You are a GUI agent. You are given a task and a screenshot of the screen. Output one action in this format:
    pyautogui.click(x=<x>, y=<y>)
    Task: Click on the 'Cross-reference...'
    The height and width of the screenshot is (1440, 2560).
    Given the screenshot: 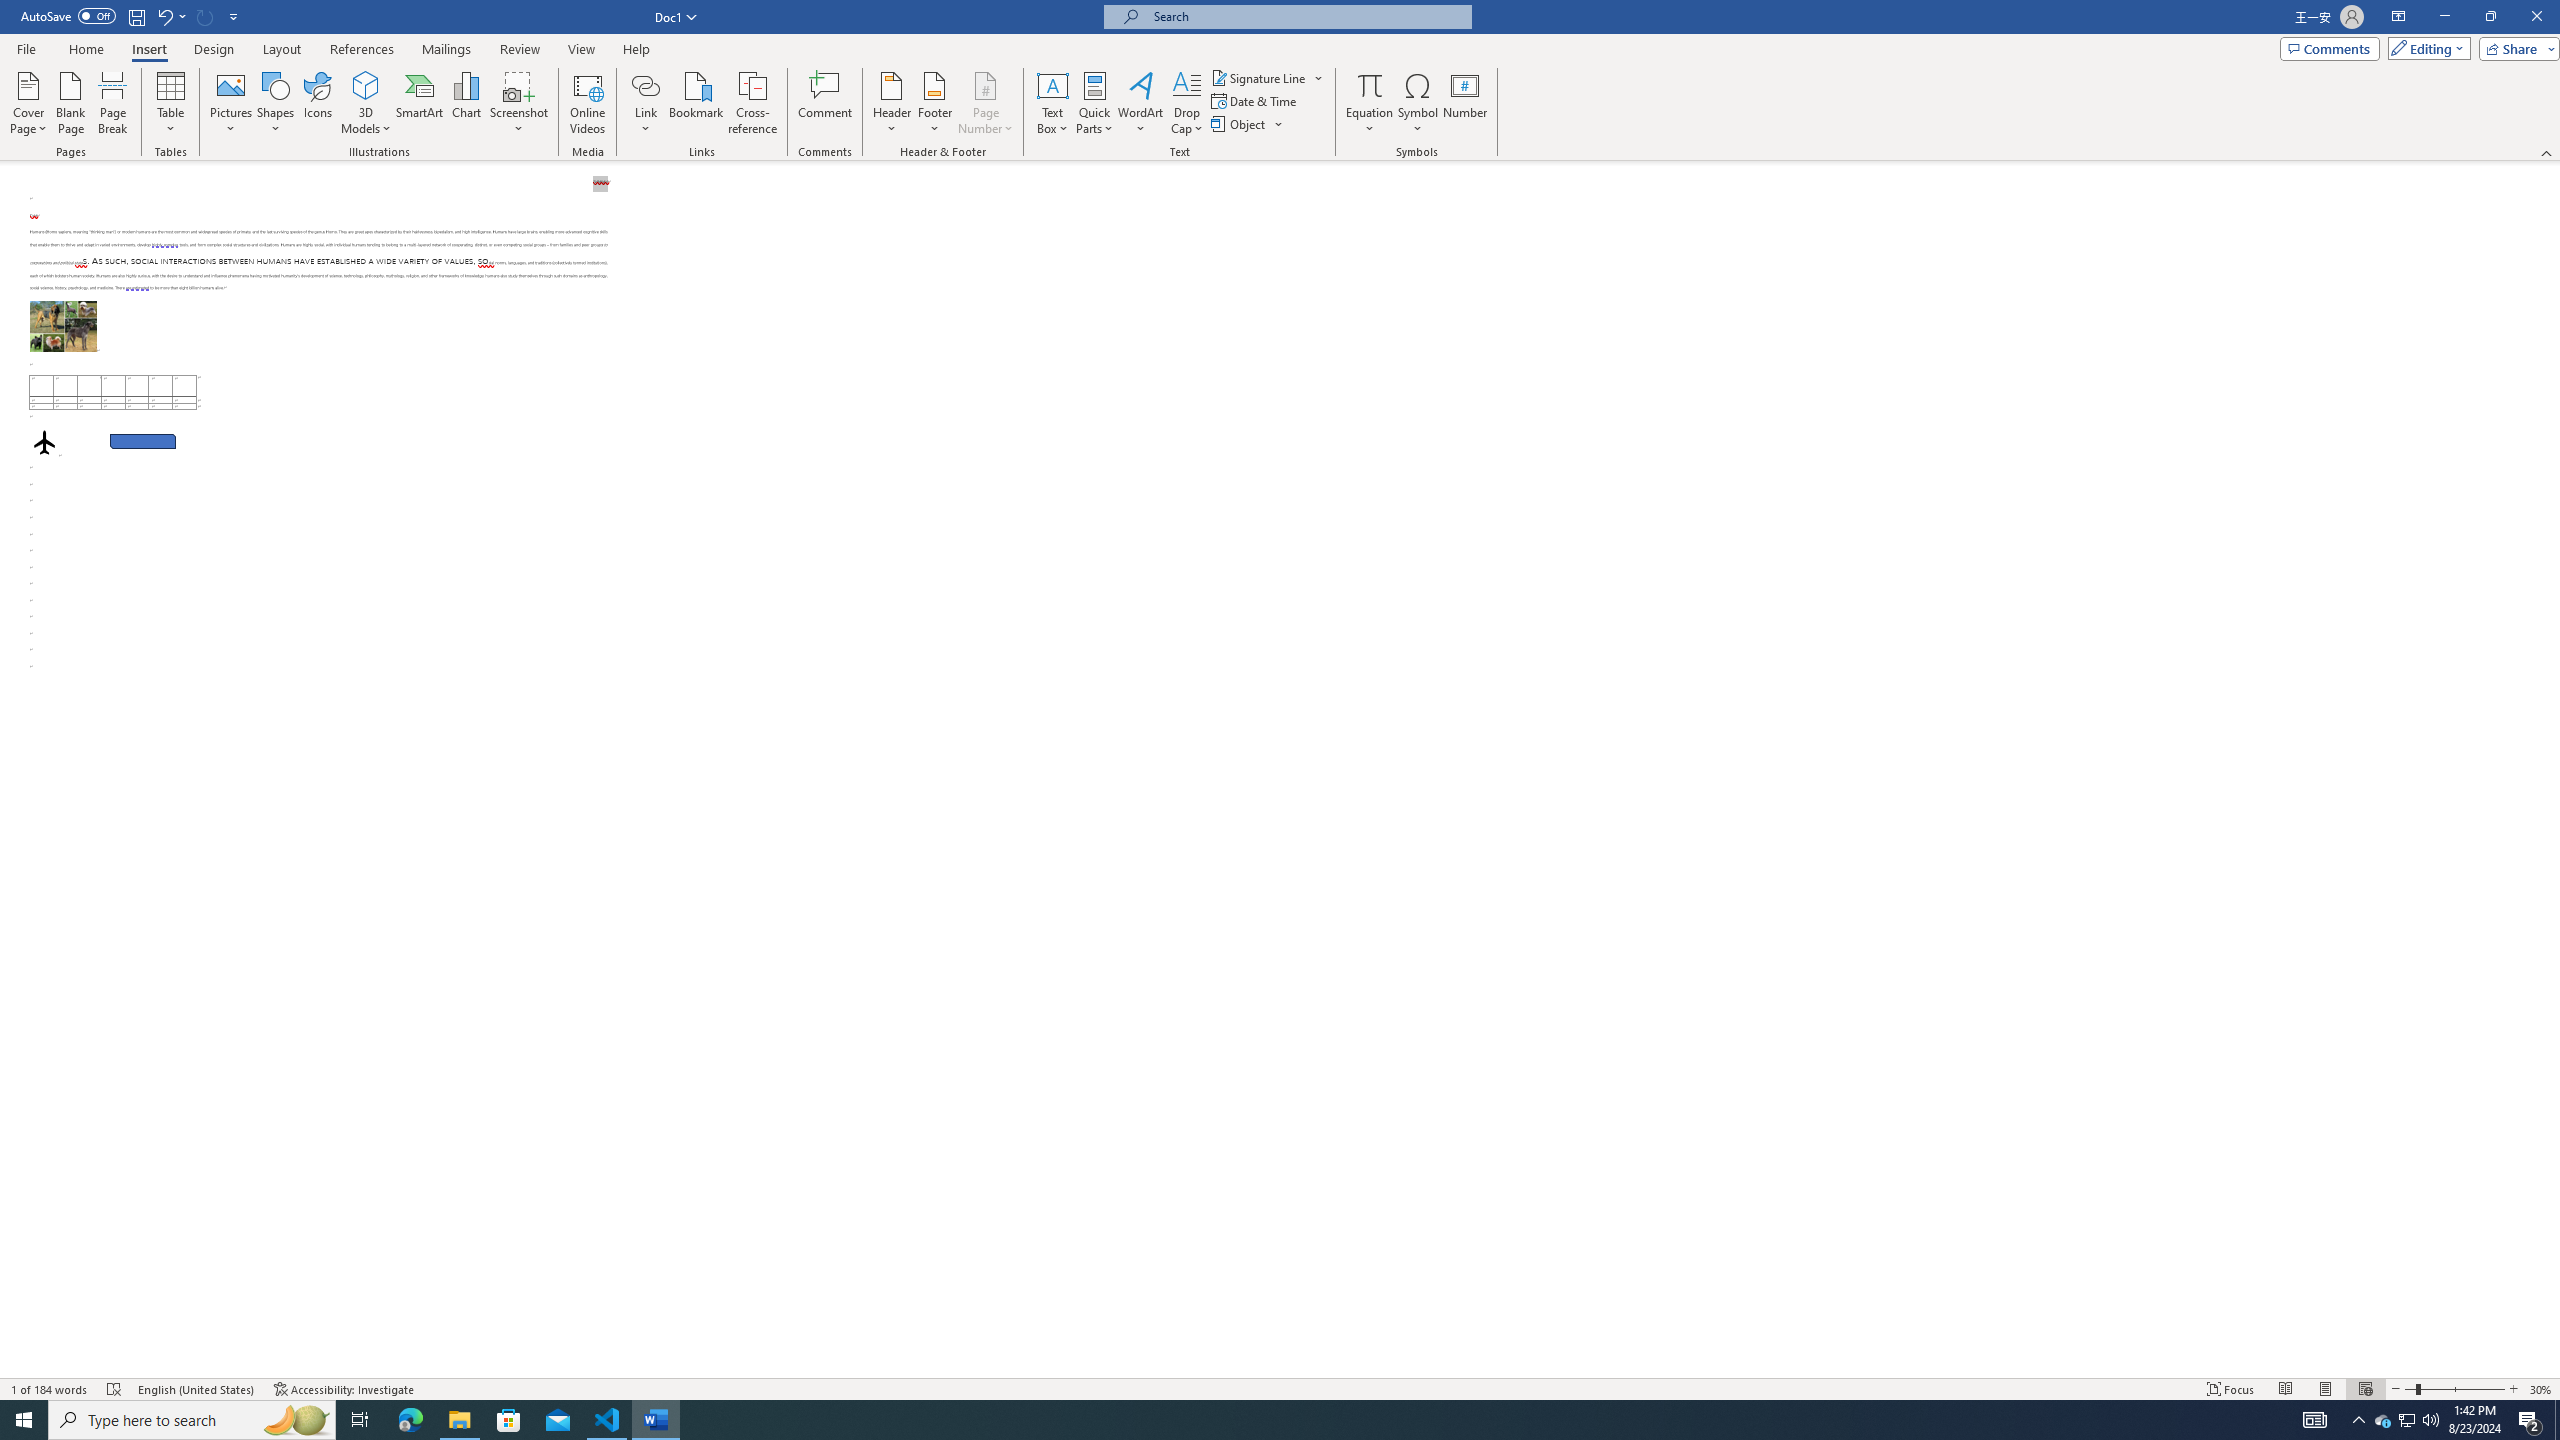 What is the action you would take?
    pyautogui.click(x=753, y=103)
    